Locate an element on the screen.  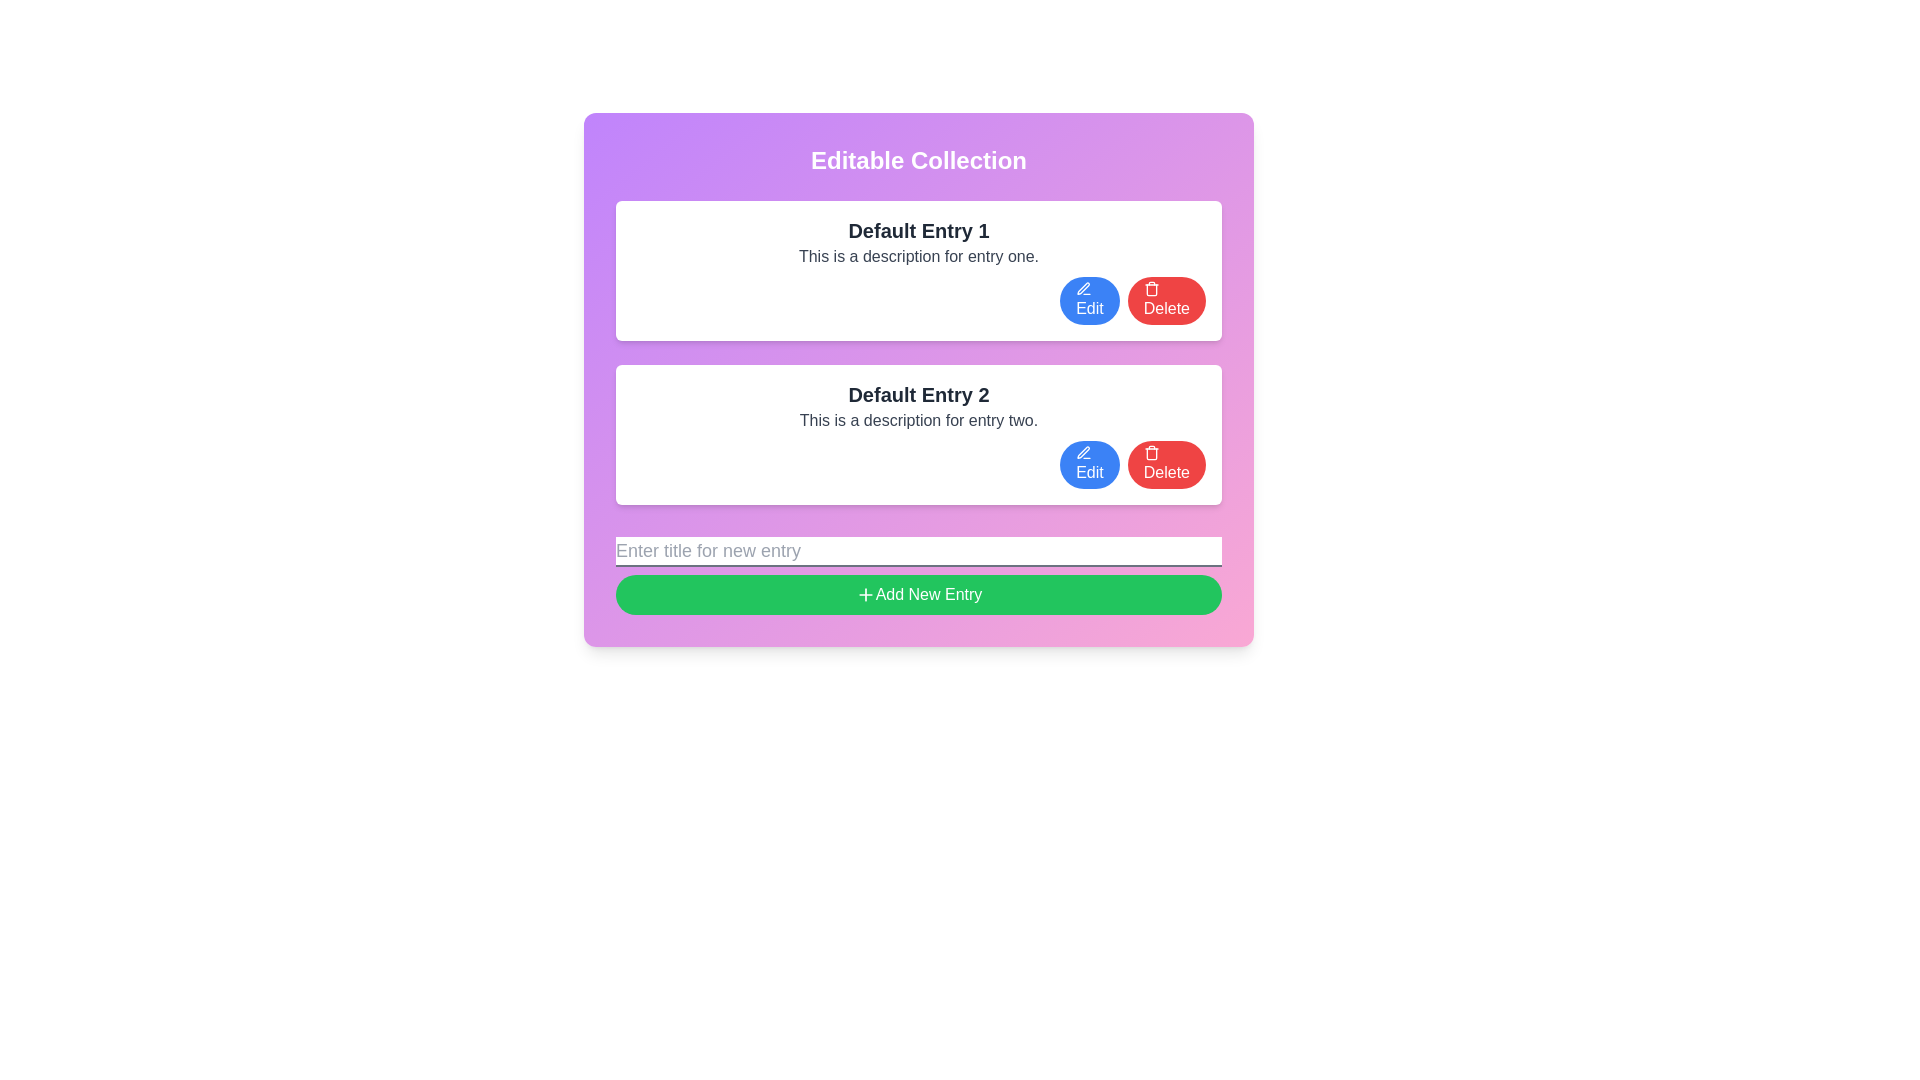
the text element that reads 'This is a description for entry one.', located directly below the title 'Default Entry 1' in the first entry block is located at coordinates (917, 256).